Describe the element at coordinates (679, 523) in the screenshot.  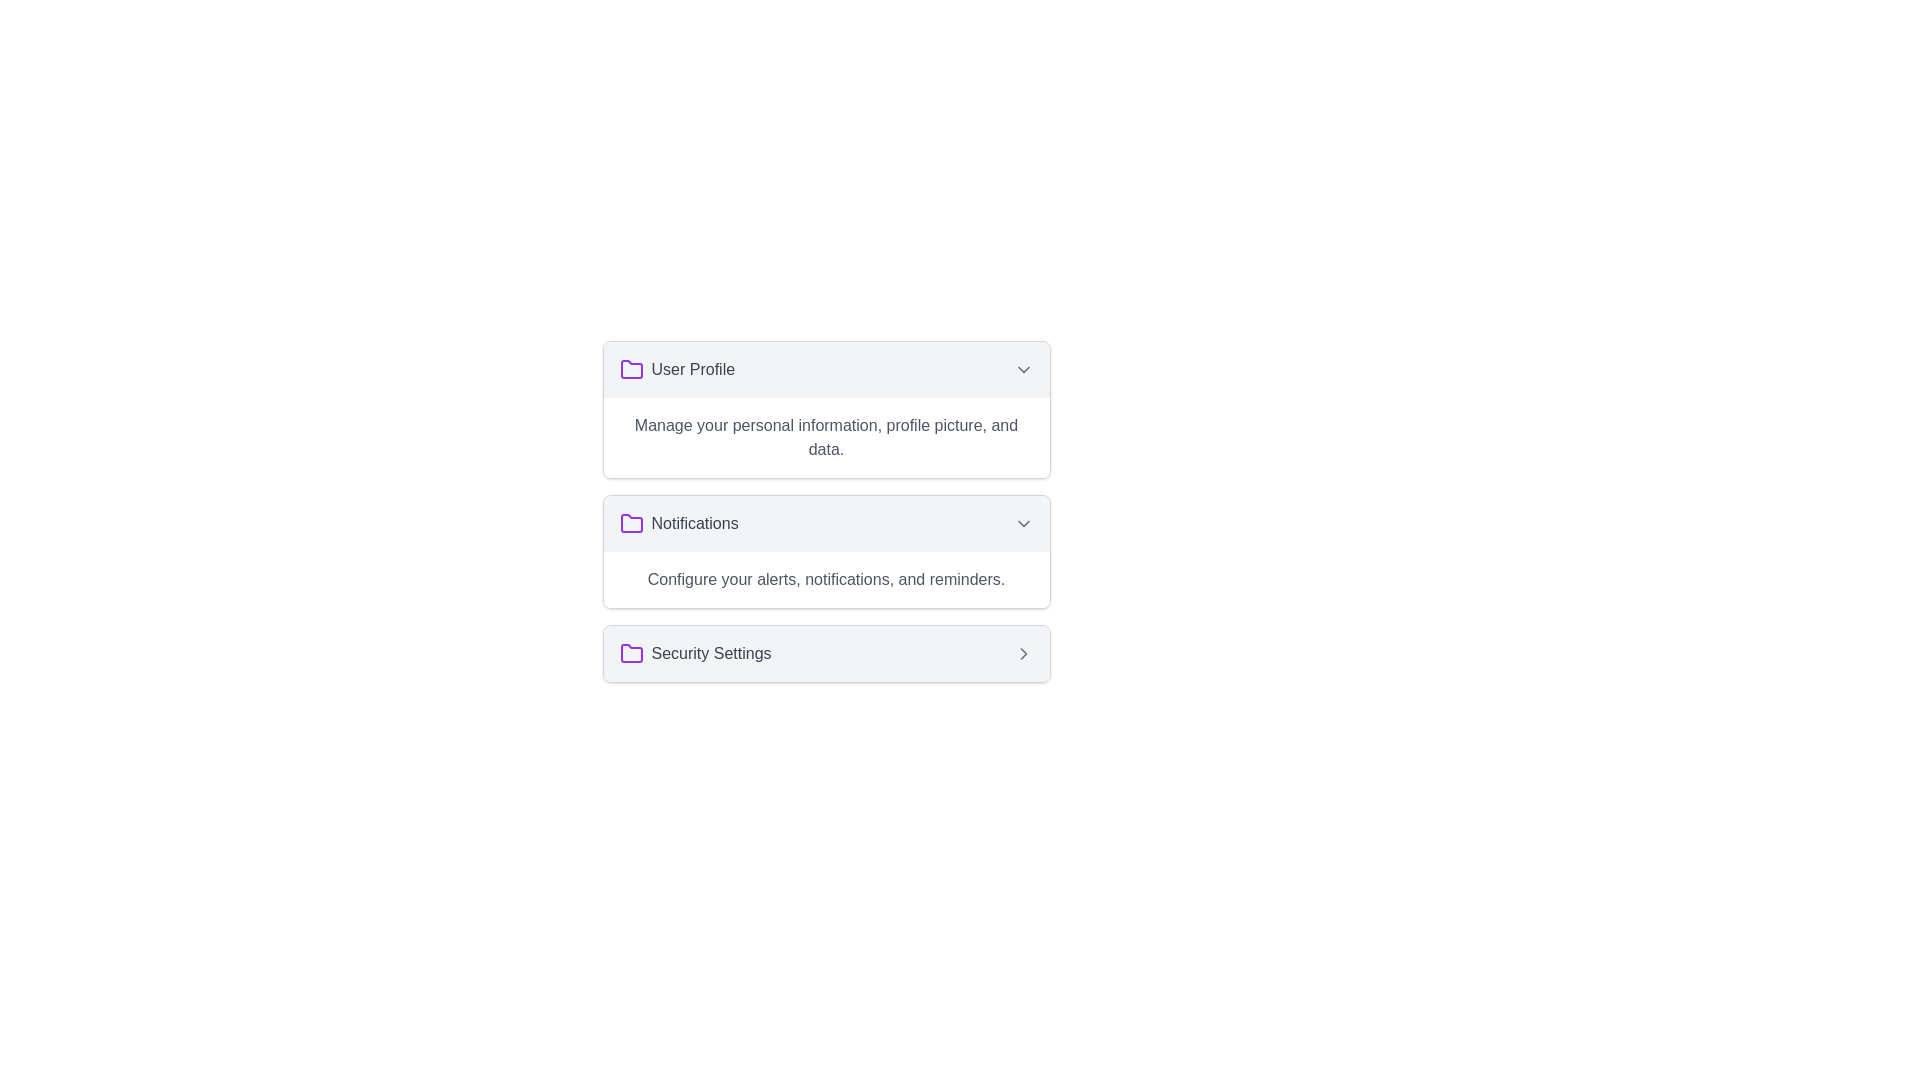
I see `the navigation item for notification settings, which is located in the second row of the vertical list, between 'User Profile' and 'Security Settings'` at that location.